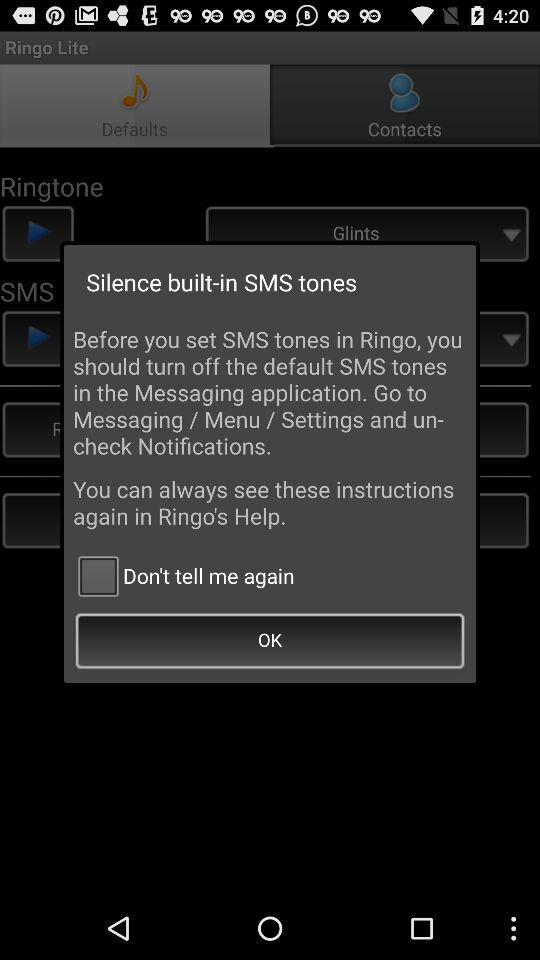  I want to click on the icon below the don t tell icon, so click(270, 641).